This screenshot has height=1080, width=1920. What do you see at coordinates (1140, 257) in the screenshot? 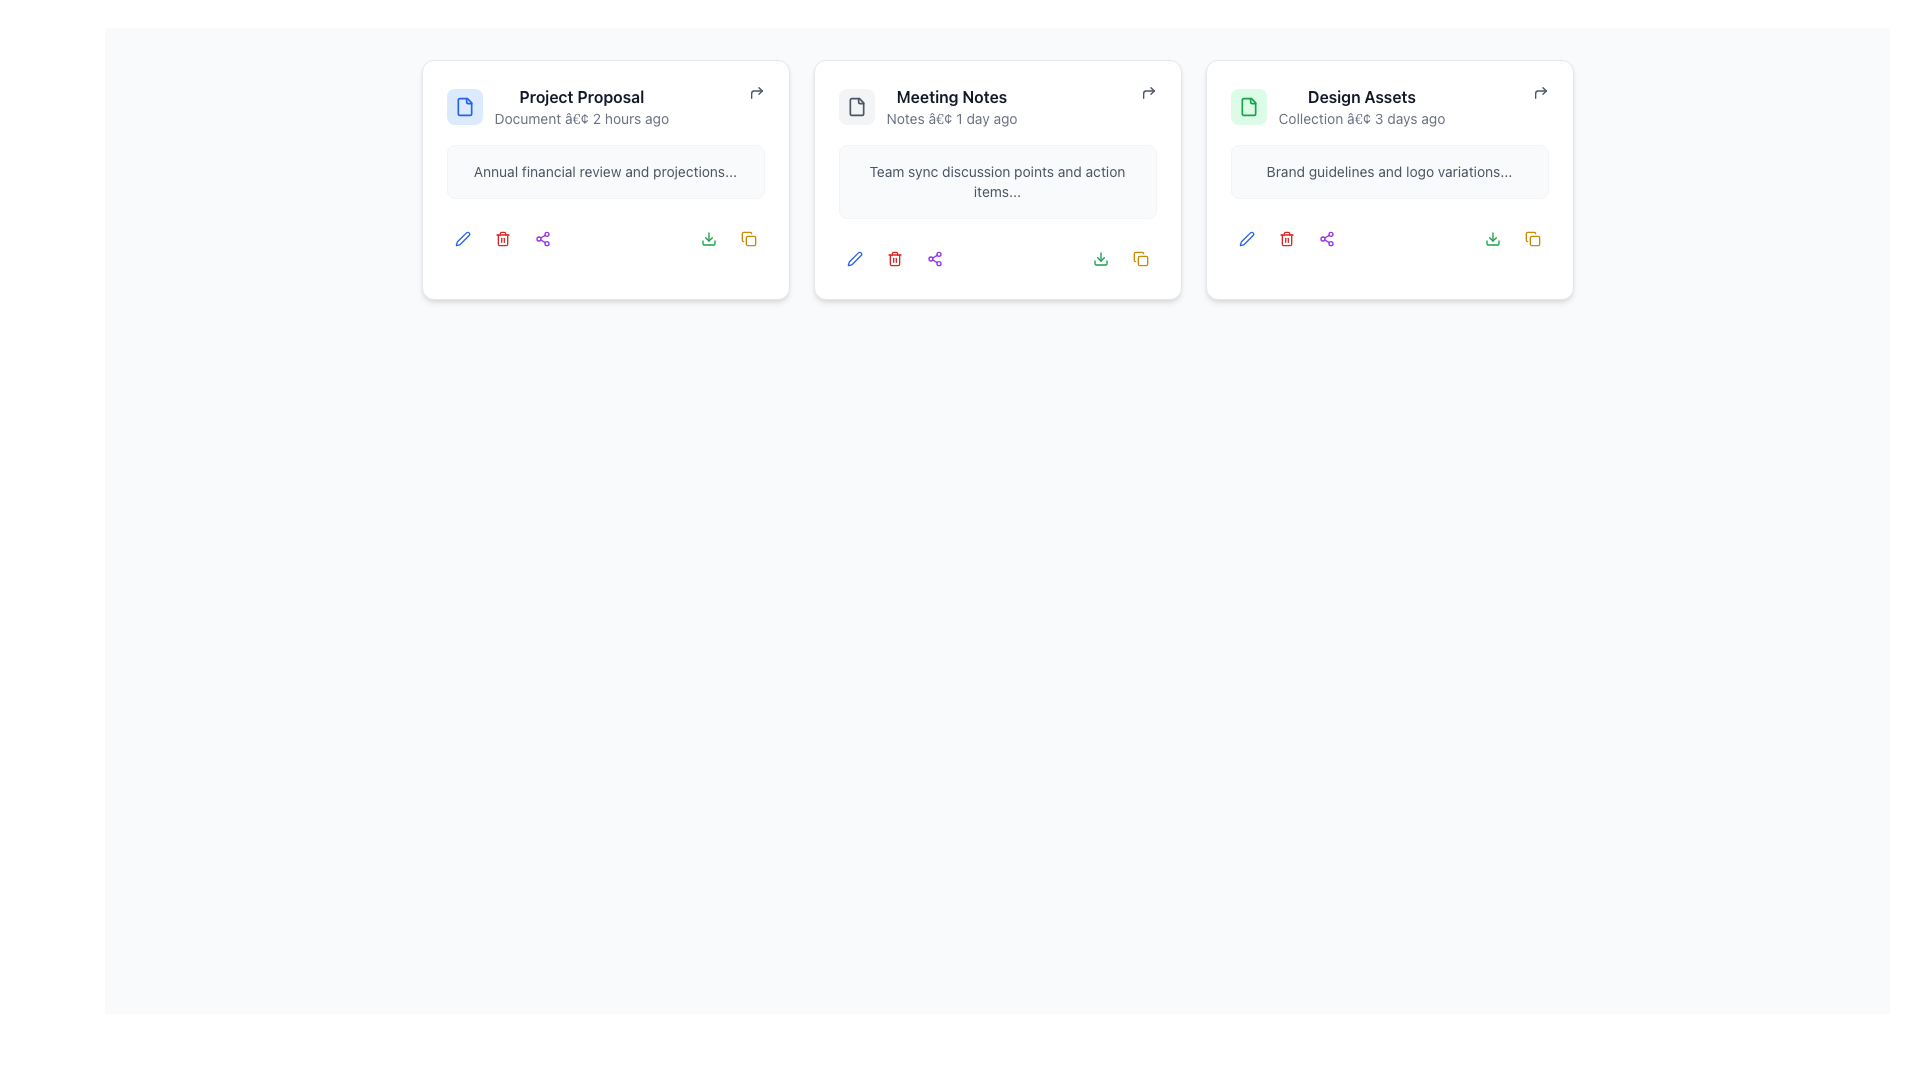
I see `the 'copy' or 'duplicate' icon located in the lower-right corner of the second card` at bounding box center [1140, 257].